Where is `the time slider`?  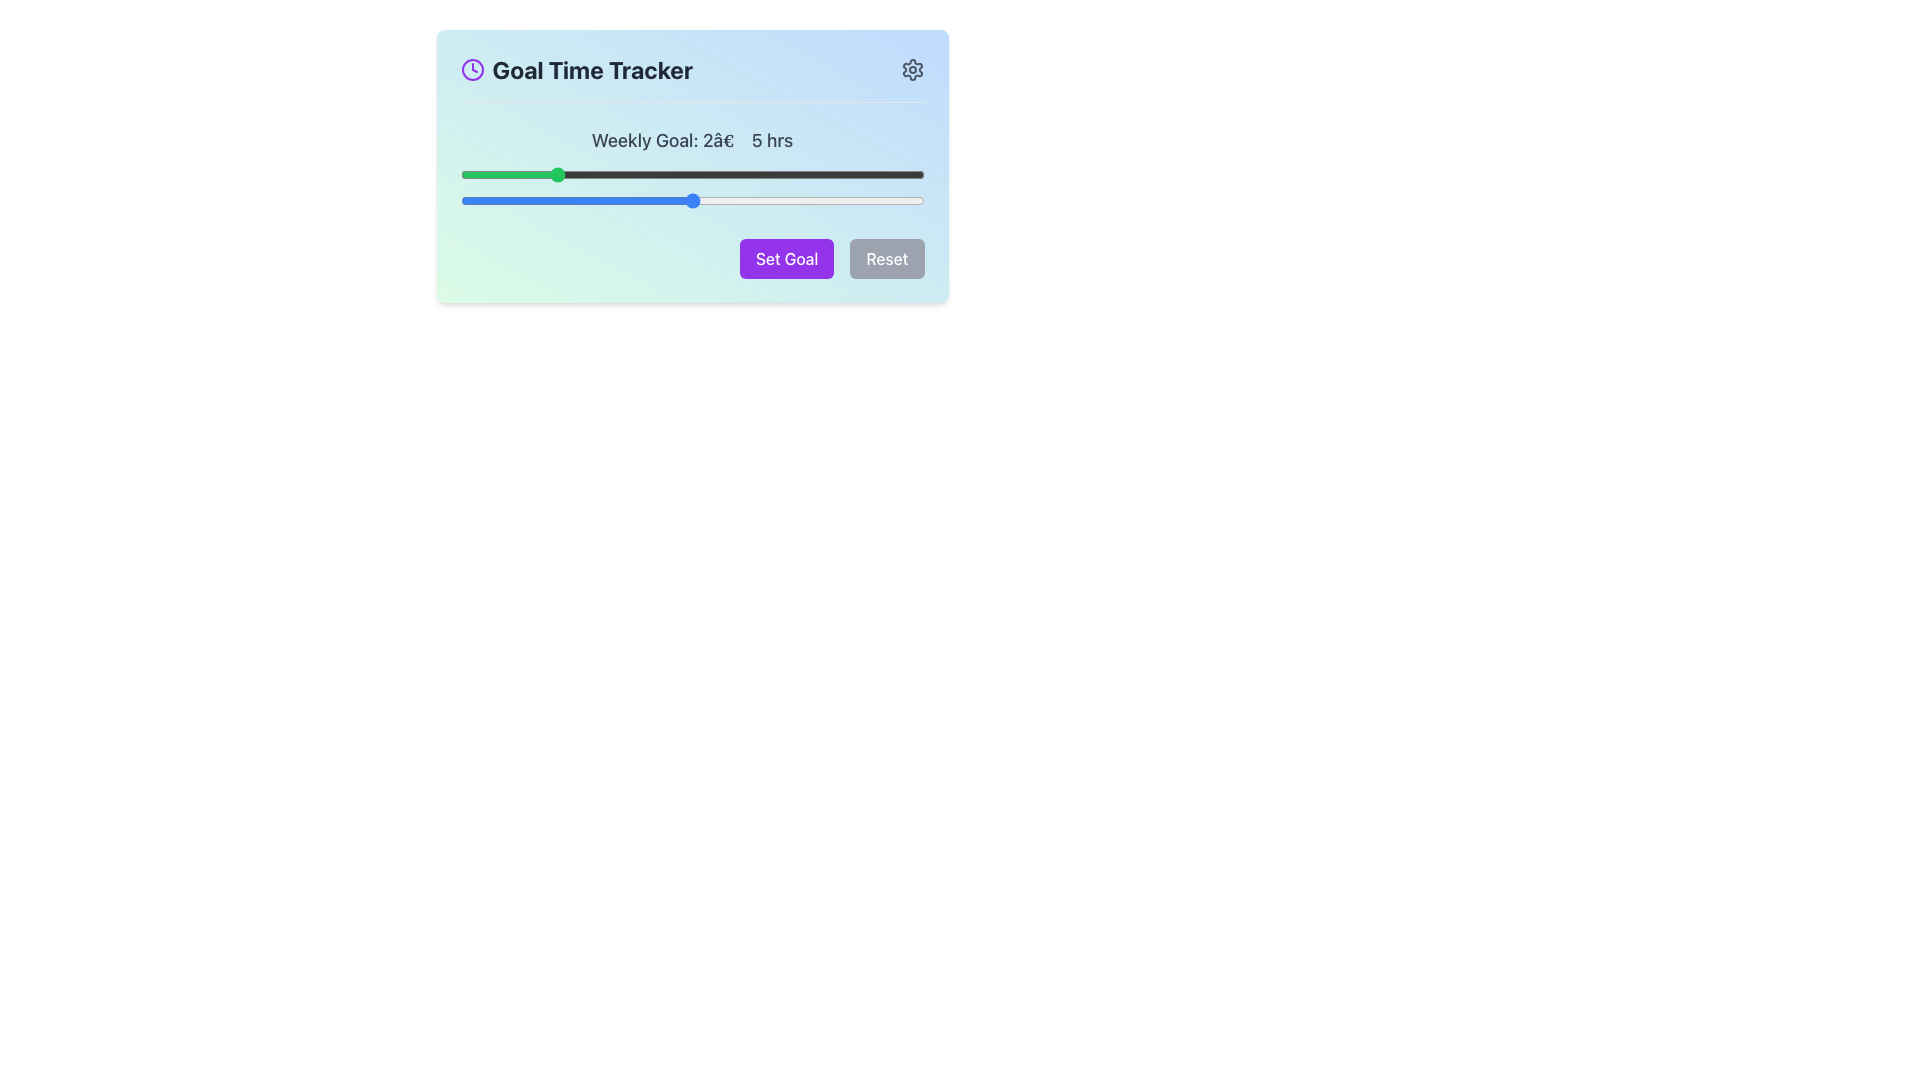 the time slider is located at coordinates (598, 173).